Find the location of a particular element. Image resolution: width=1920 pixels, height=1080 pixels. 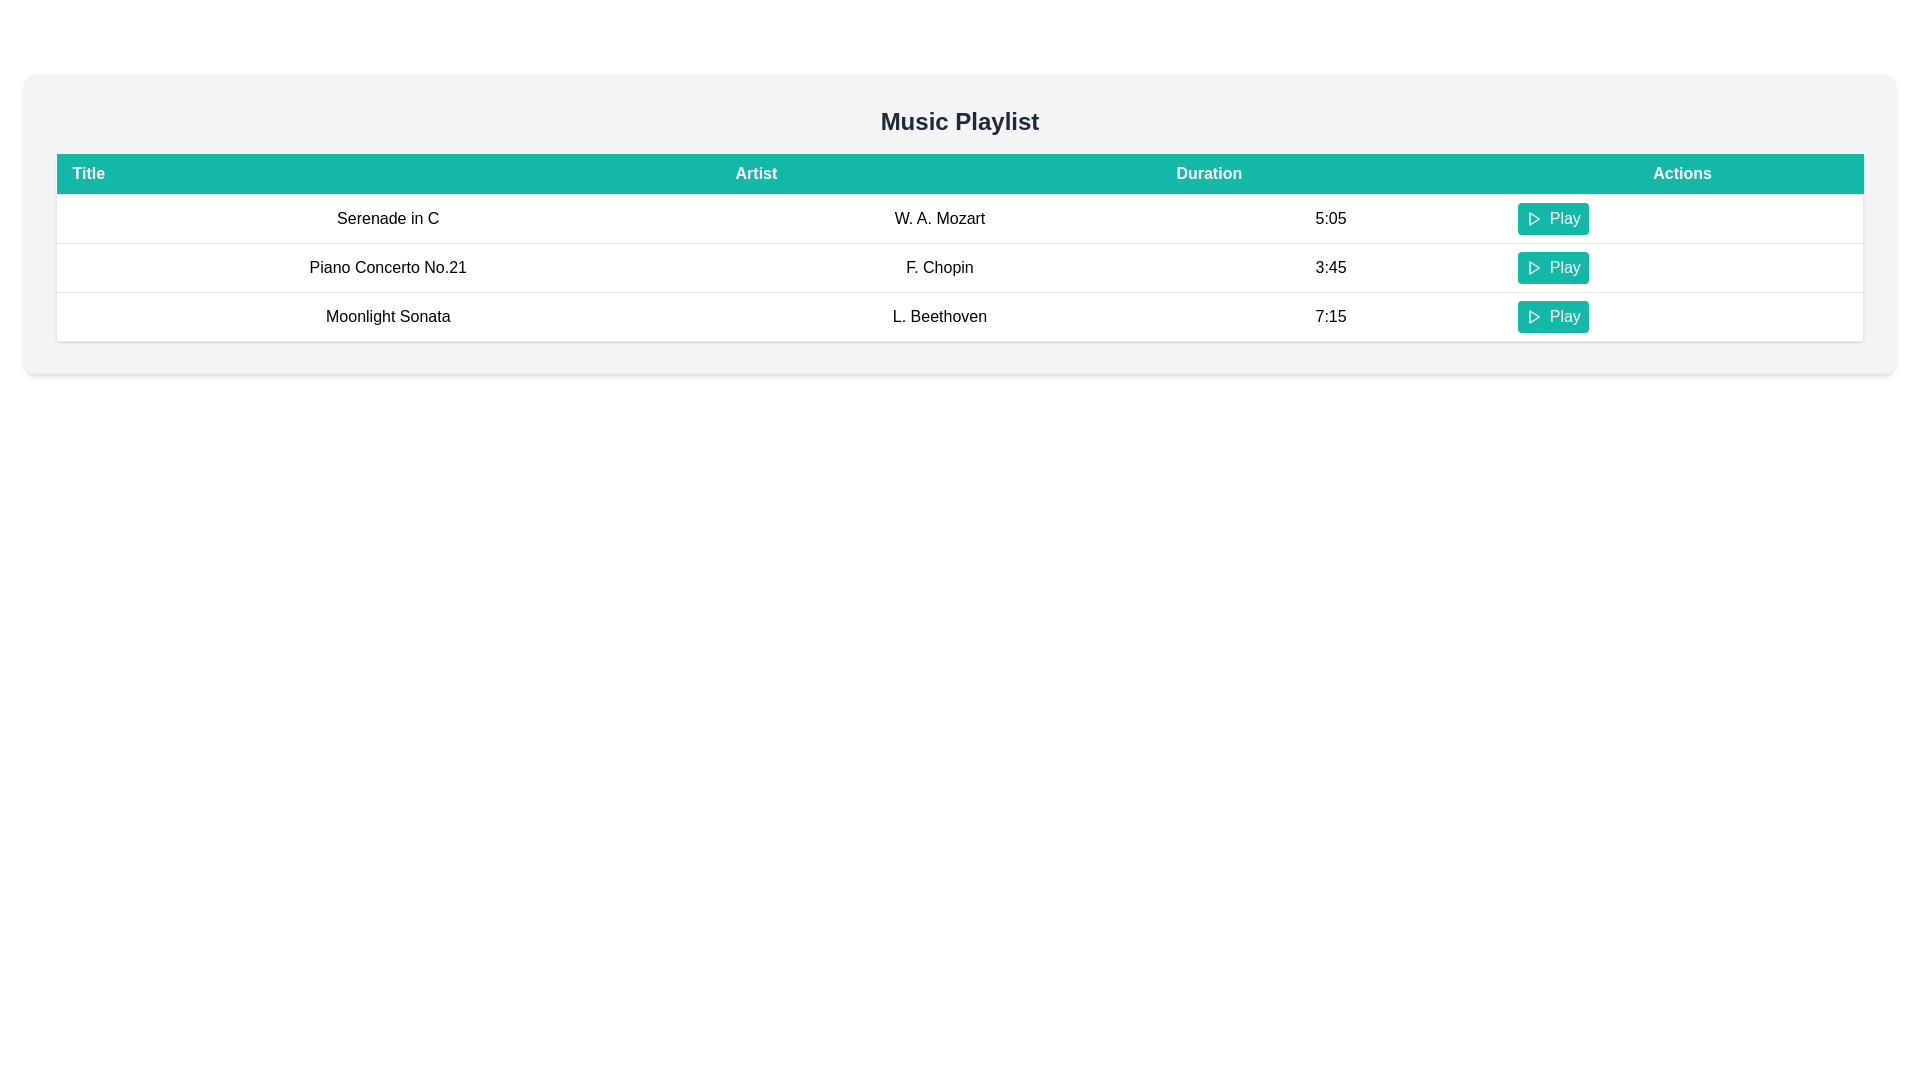

the triangular play icon located in the 'Actions' column for the 'Moonlight Sonata' track to initiate playback is located at coordinates (1533, 315).